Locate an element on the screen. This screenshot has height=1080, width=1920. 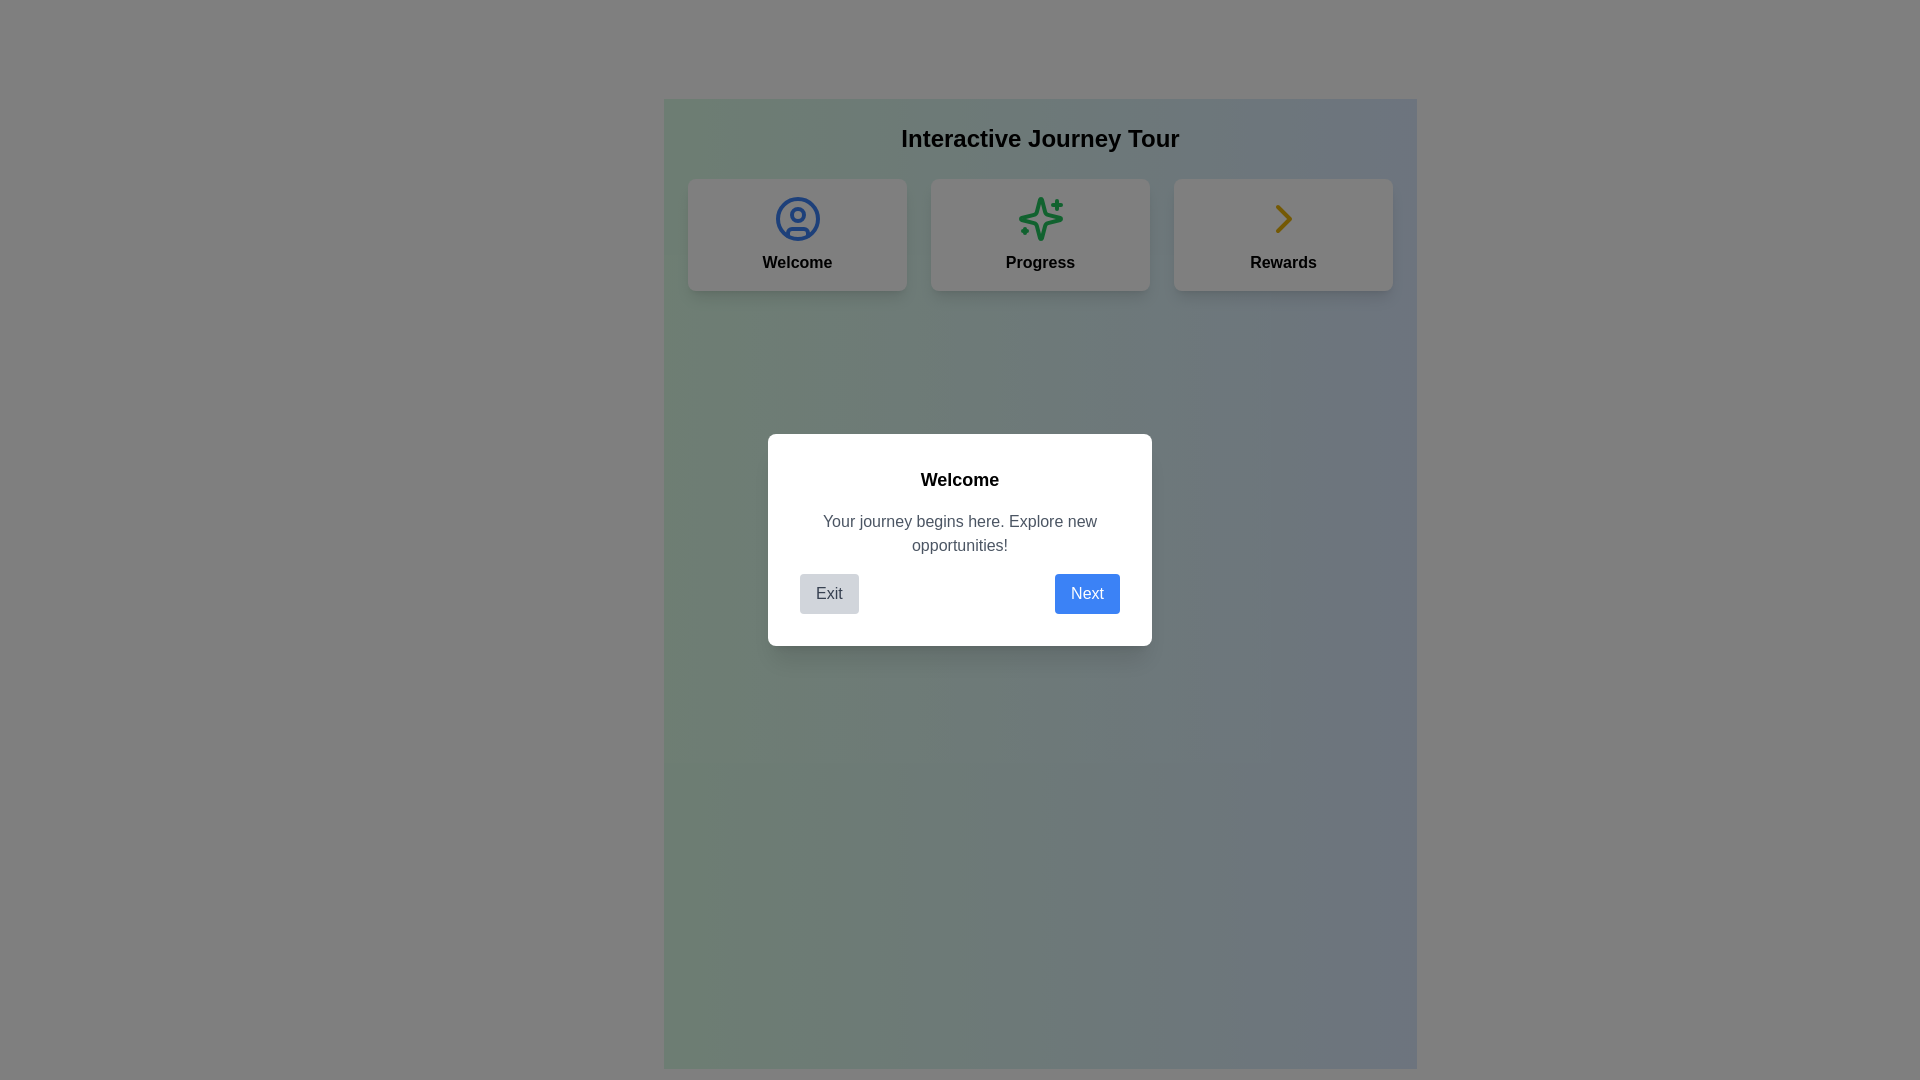
the user account icon located in the top-left card above the 'Welcome' text, which serves as a visual representation of user interactions is located at coordinates (796, 219).